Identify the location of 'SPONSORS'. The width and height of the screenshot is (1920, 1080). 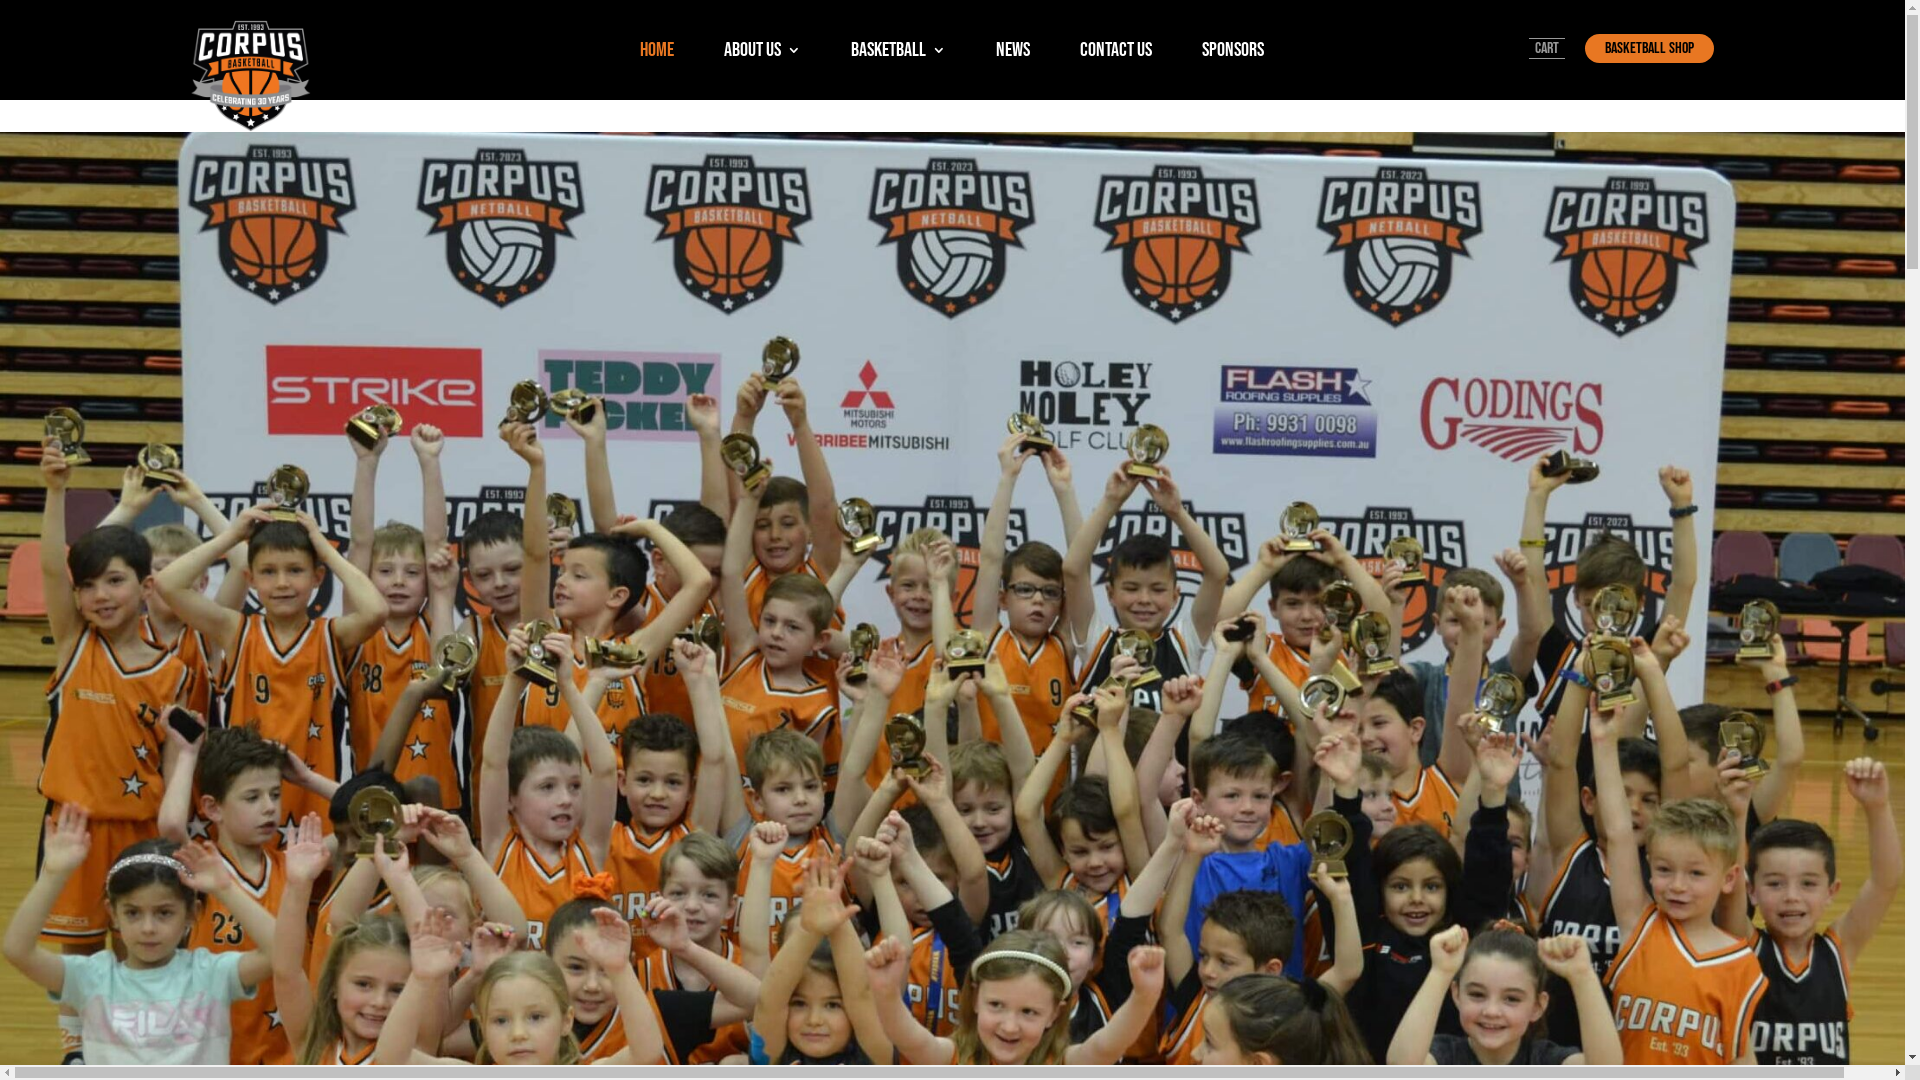
(1232, 53).